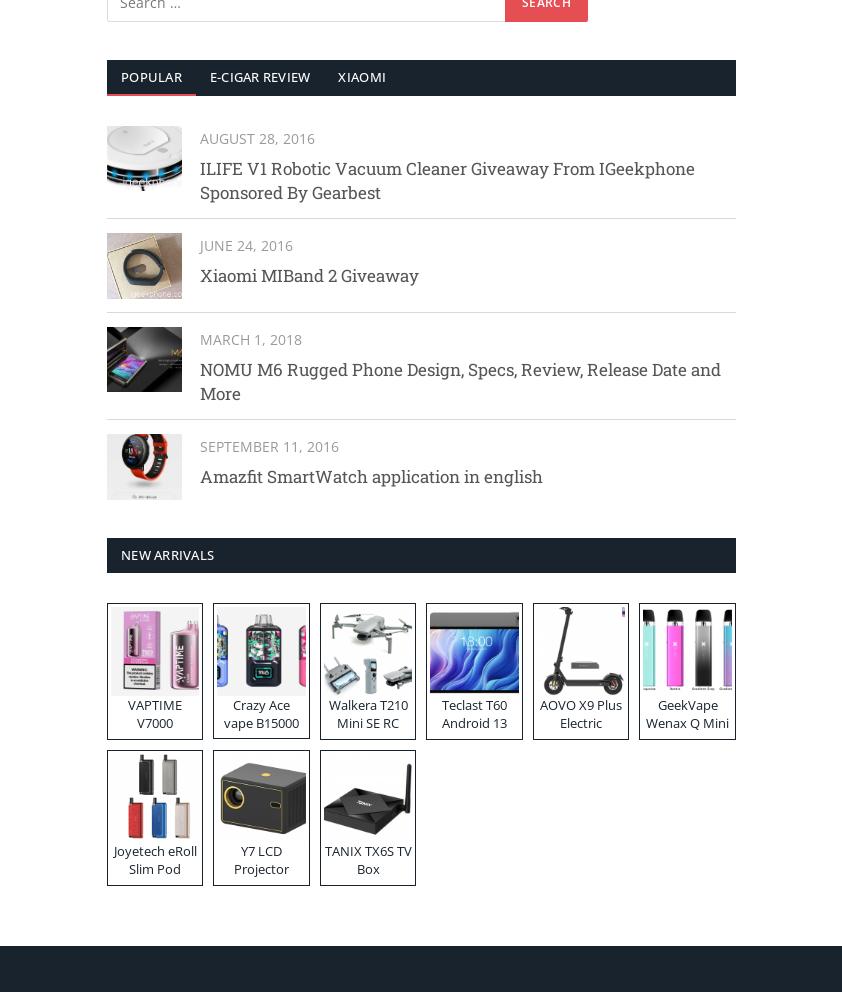 The height and width of the screenshot is (992, 842). I want to click on 'Crazy Ace vape B15000', so click(261, 713).